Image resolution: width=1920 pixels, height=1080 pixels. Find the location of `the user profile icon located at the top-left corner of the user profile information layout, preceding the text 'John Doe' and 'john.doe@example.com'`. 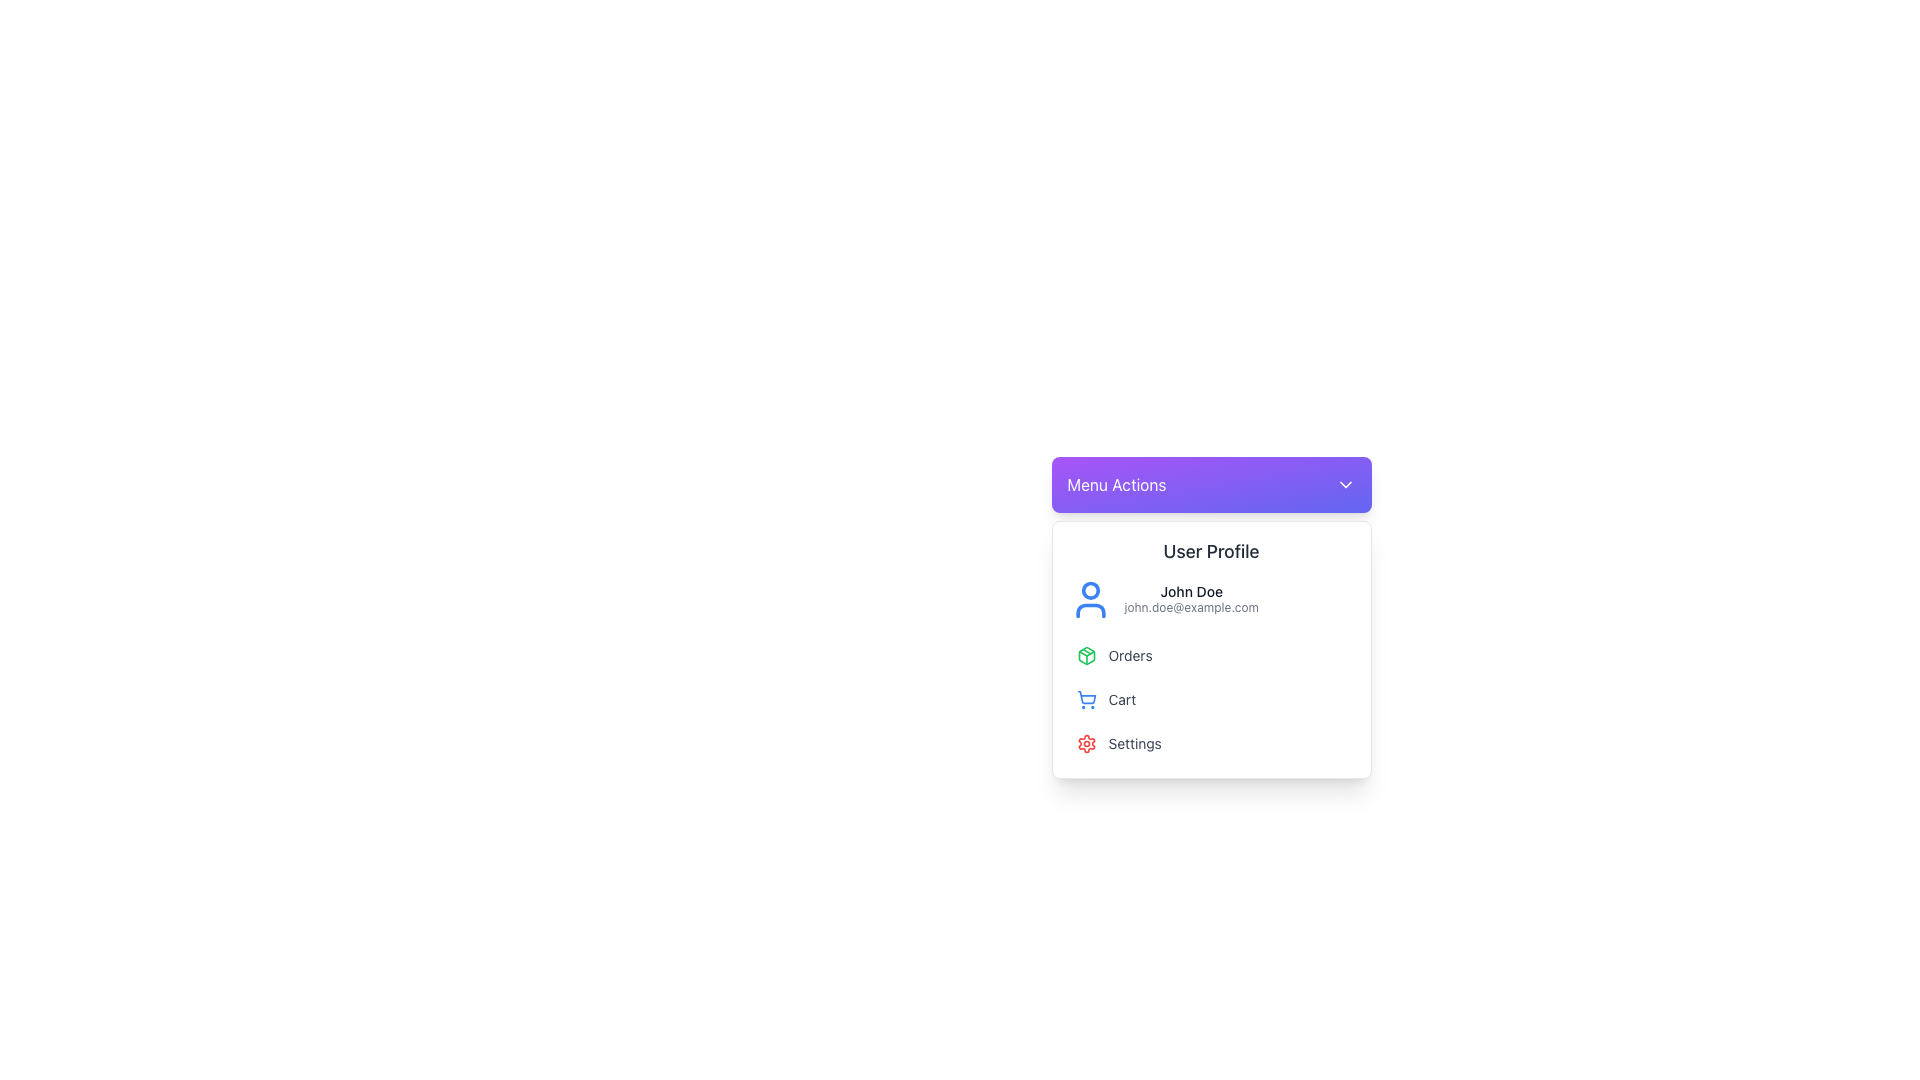

the user profile icon located at the top-left corner of the user profile information layout, preceding the text 'John Doe' and 'john.doe@example.com' is located at coordinates (1089, 599).